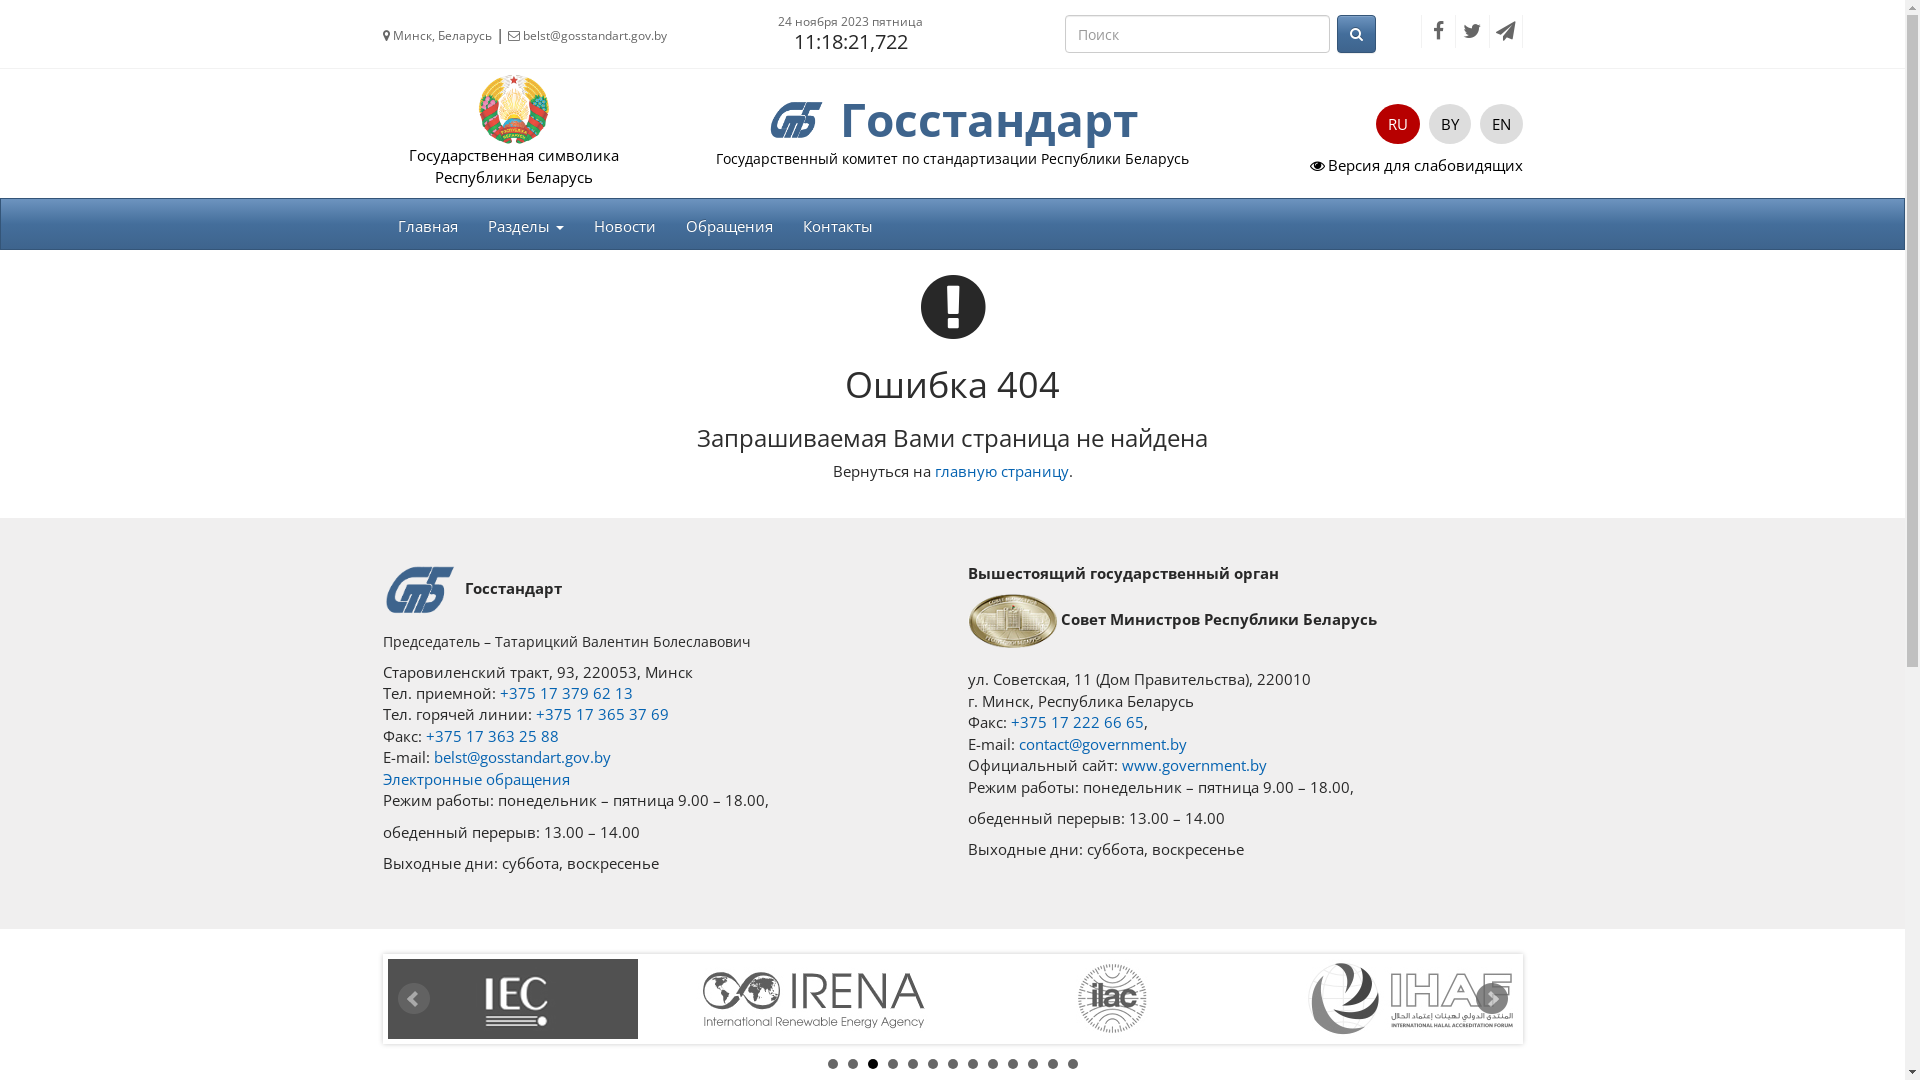 This screenshot has height=1080, width=1920. What do you see at coordinates (565, 692) in the screenshot?
I see `'+375 17 379 62 13'` at bounding box center [565, 692].